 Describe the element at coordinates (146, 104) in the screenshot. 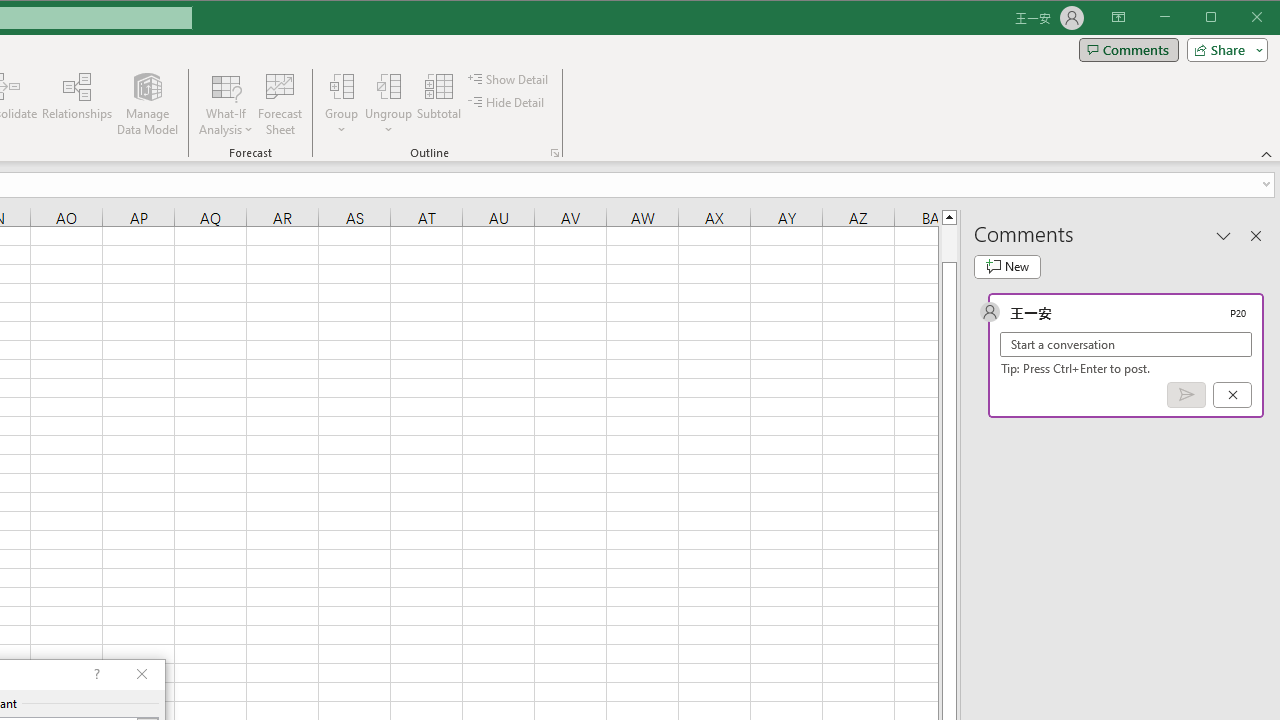

I see `'Manage Data Model'` at that location.